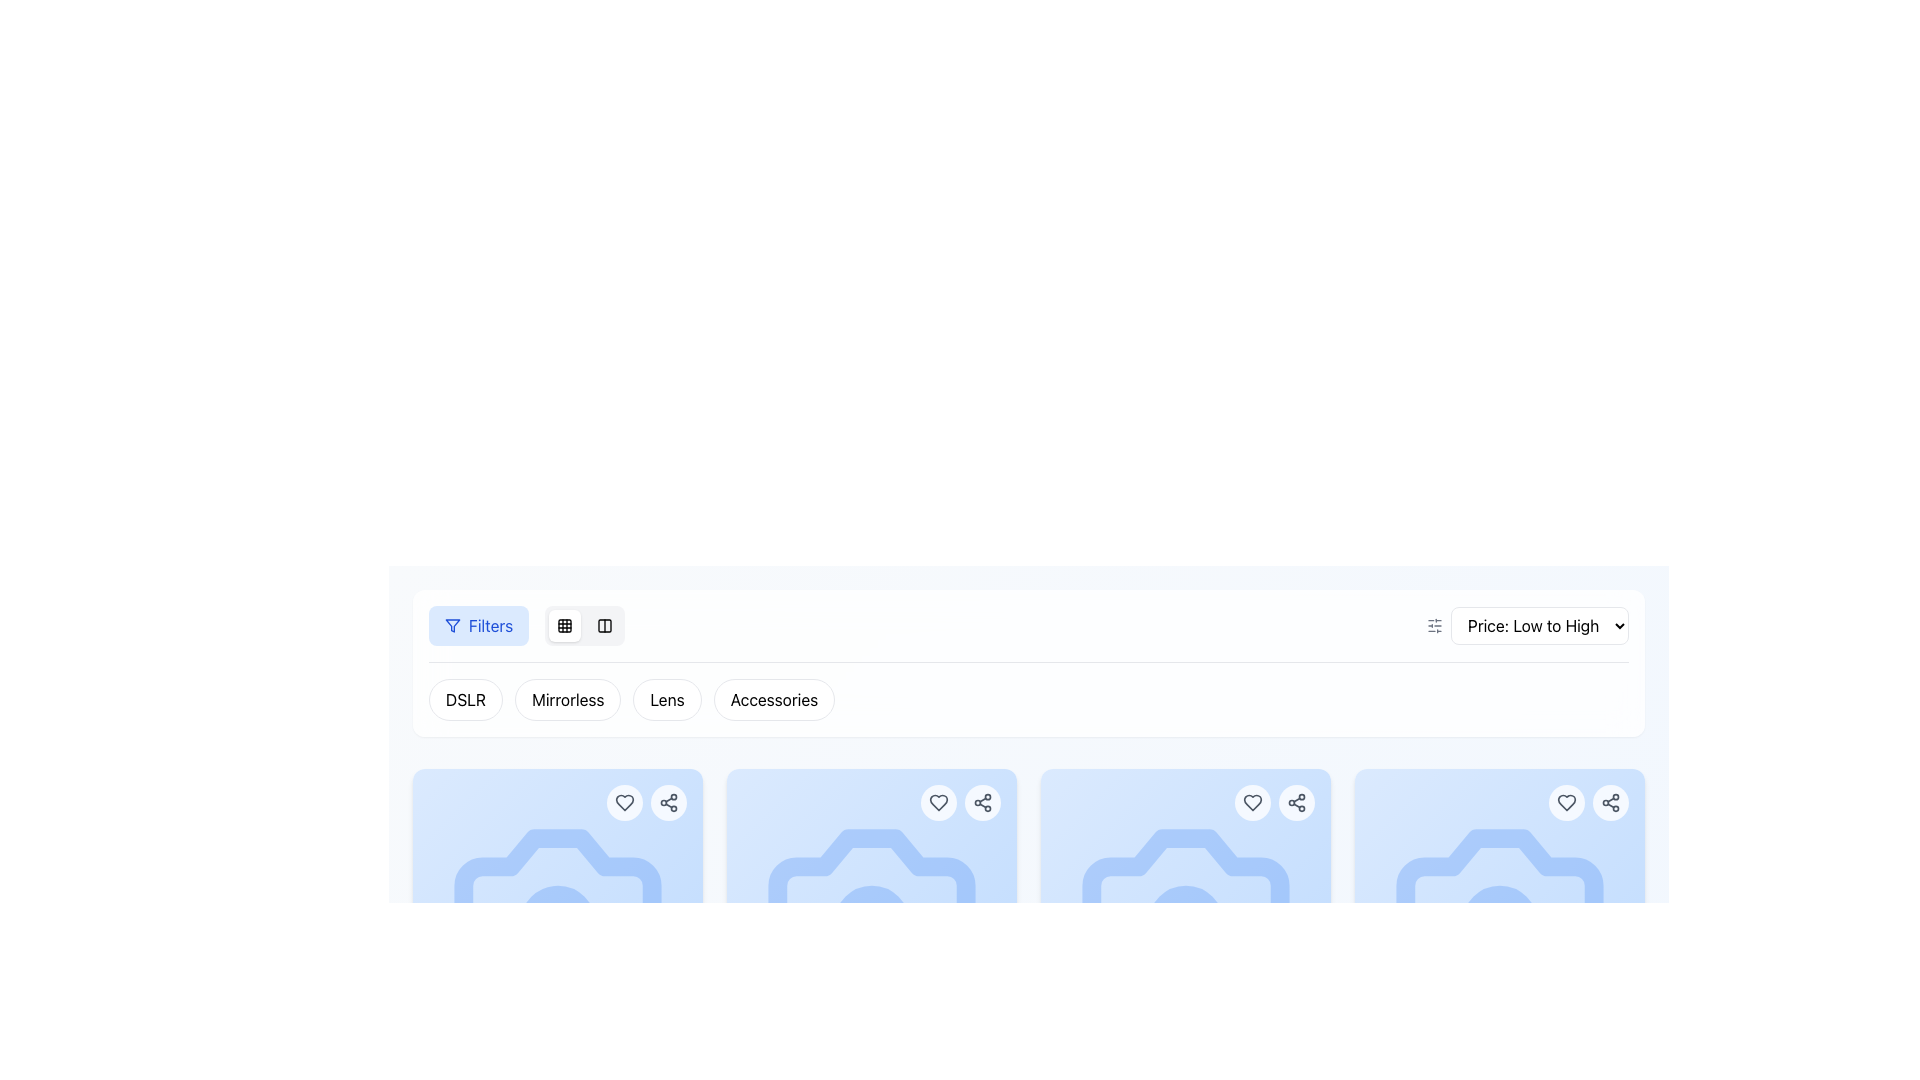  What do you see at coordinates (604, 624) in the screenshot?
I see `the vertically split rectangular button that resembles column view functionality by` at bounding box center [604, 624].